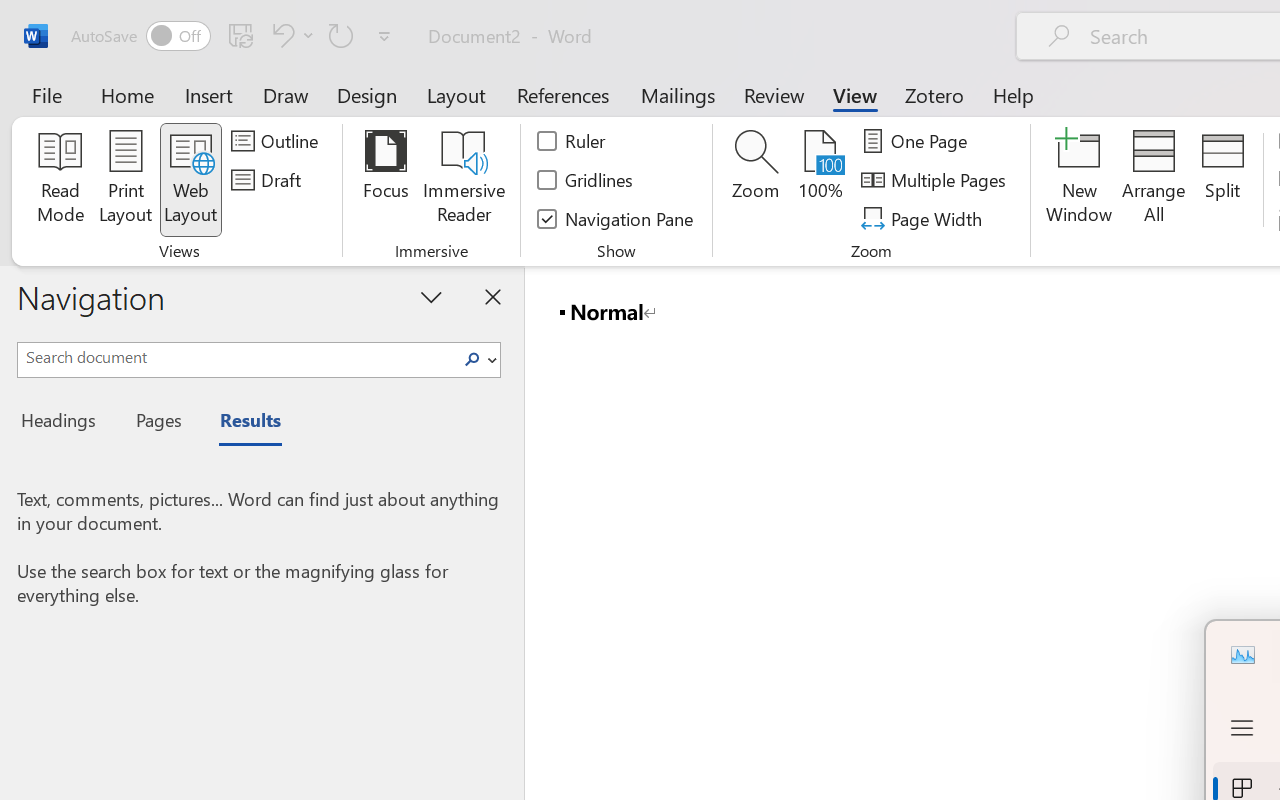  What do you see at coordinates (65, 423) in the screenshot?
I see `'Headings'` at bounding box center [65, 423].